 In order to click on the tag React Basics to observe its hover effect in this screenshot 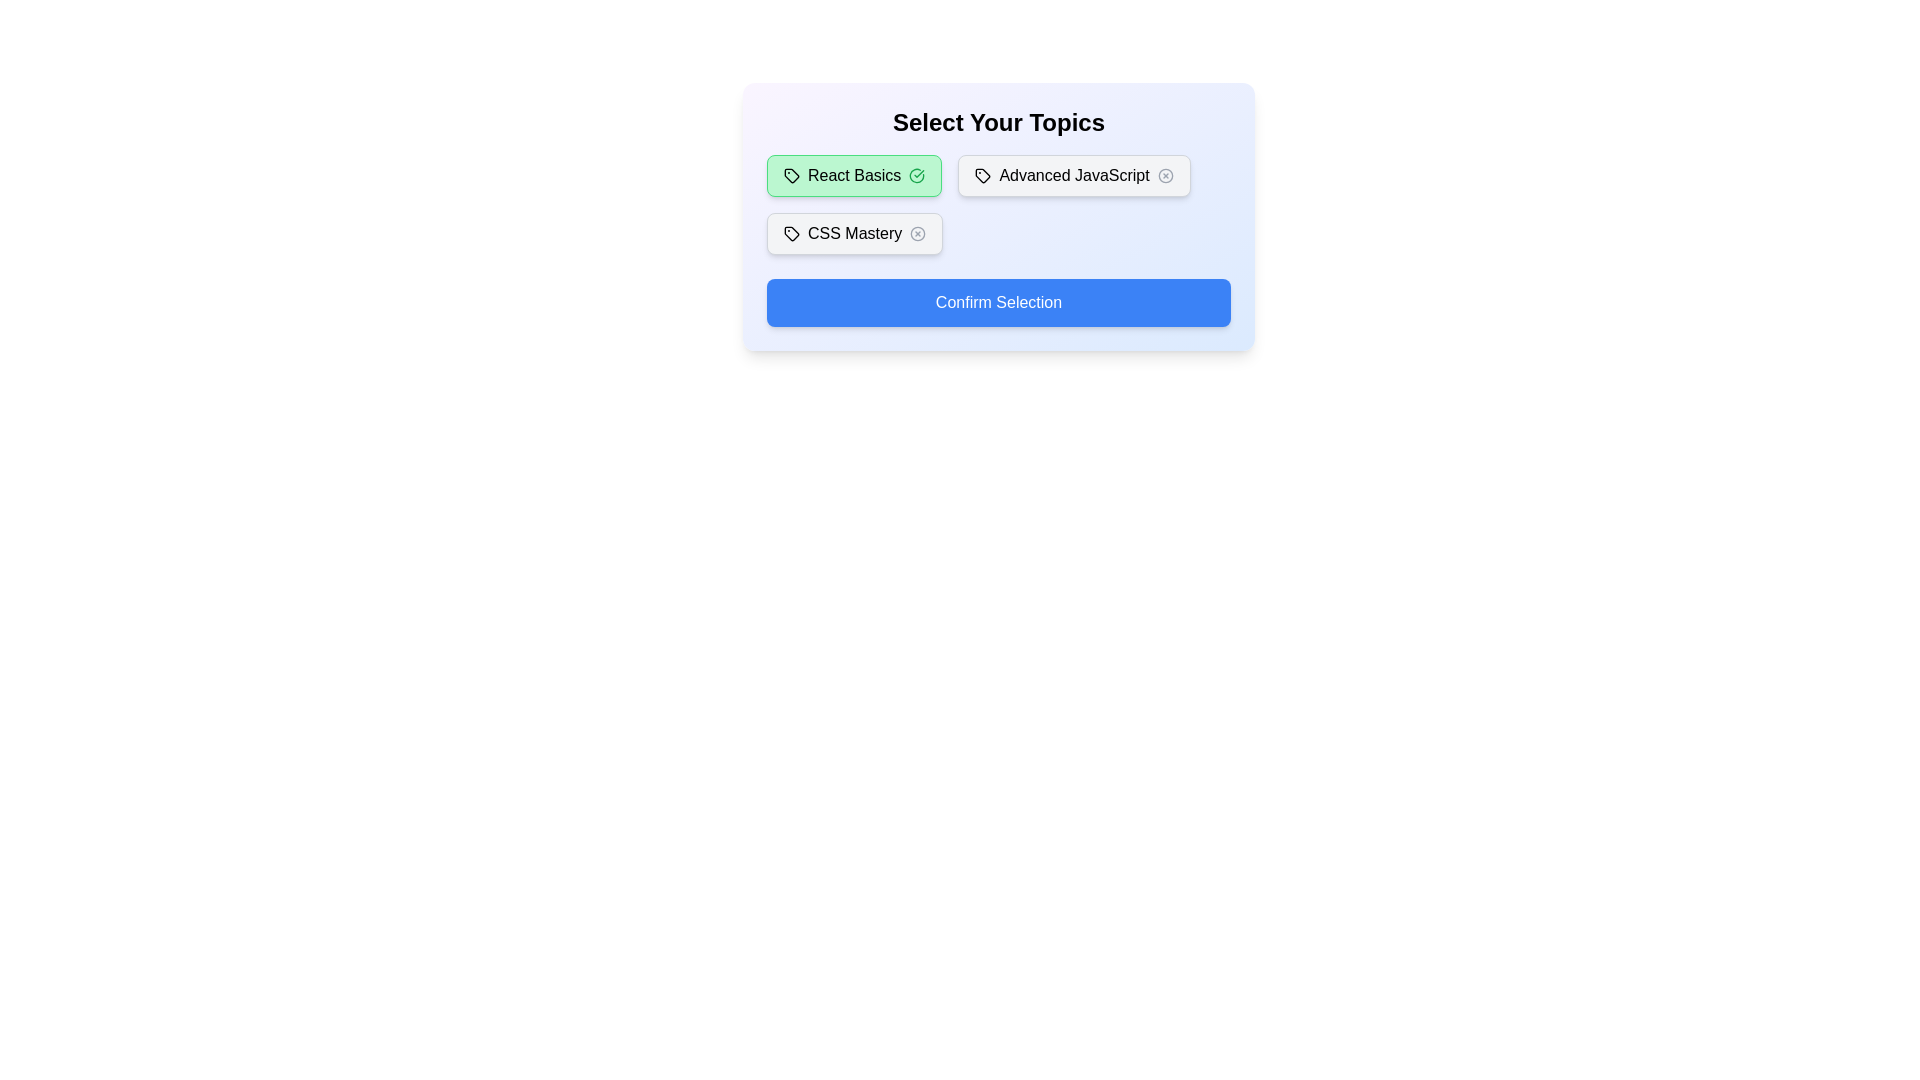, I will do `click(854, 175)`.